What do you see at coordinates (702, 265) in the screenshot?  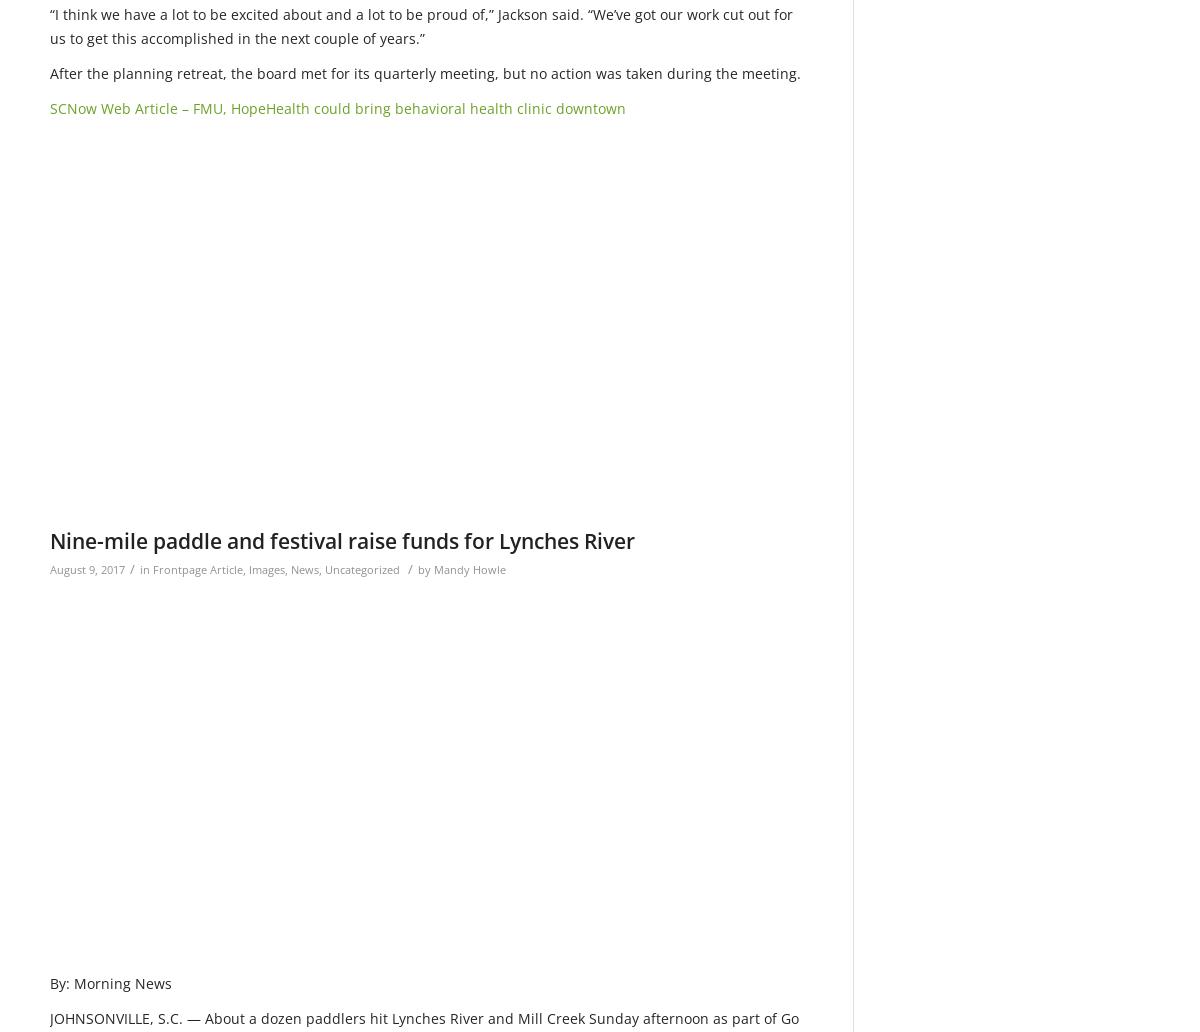 I see `'2017-08-09 10:47:16'` at bounding box center [702, 265].